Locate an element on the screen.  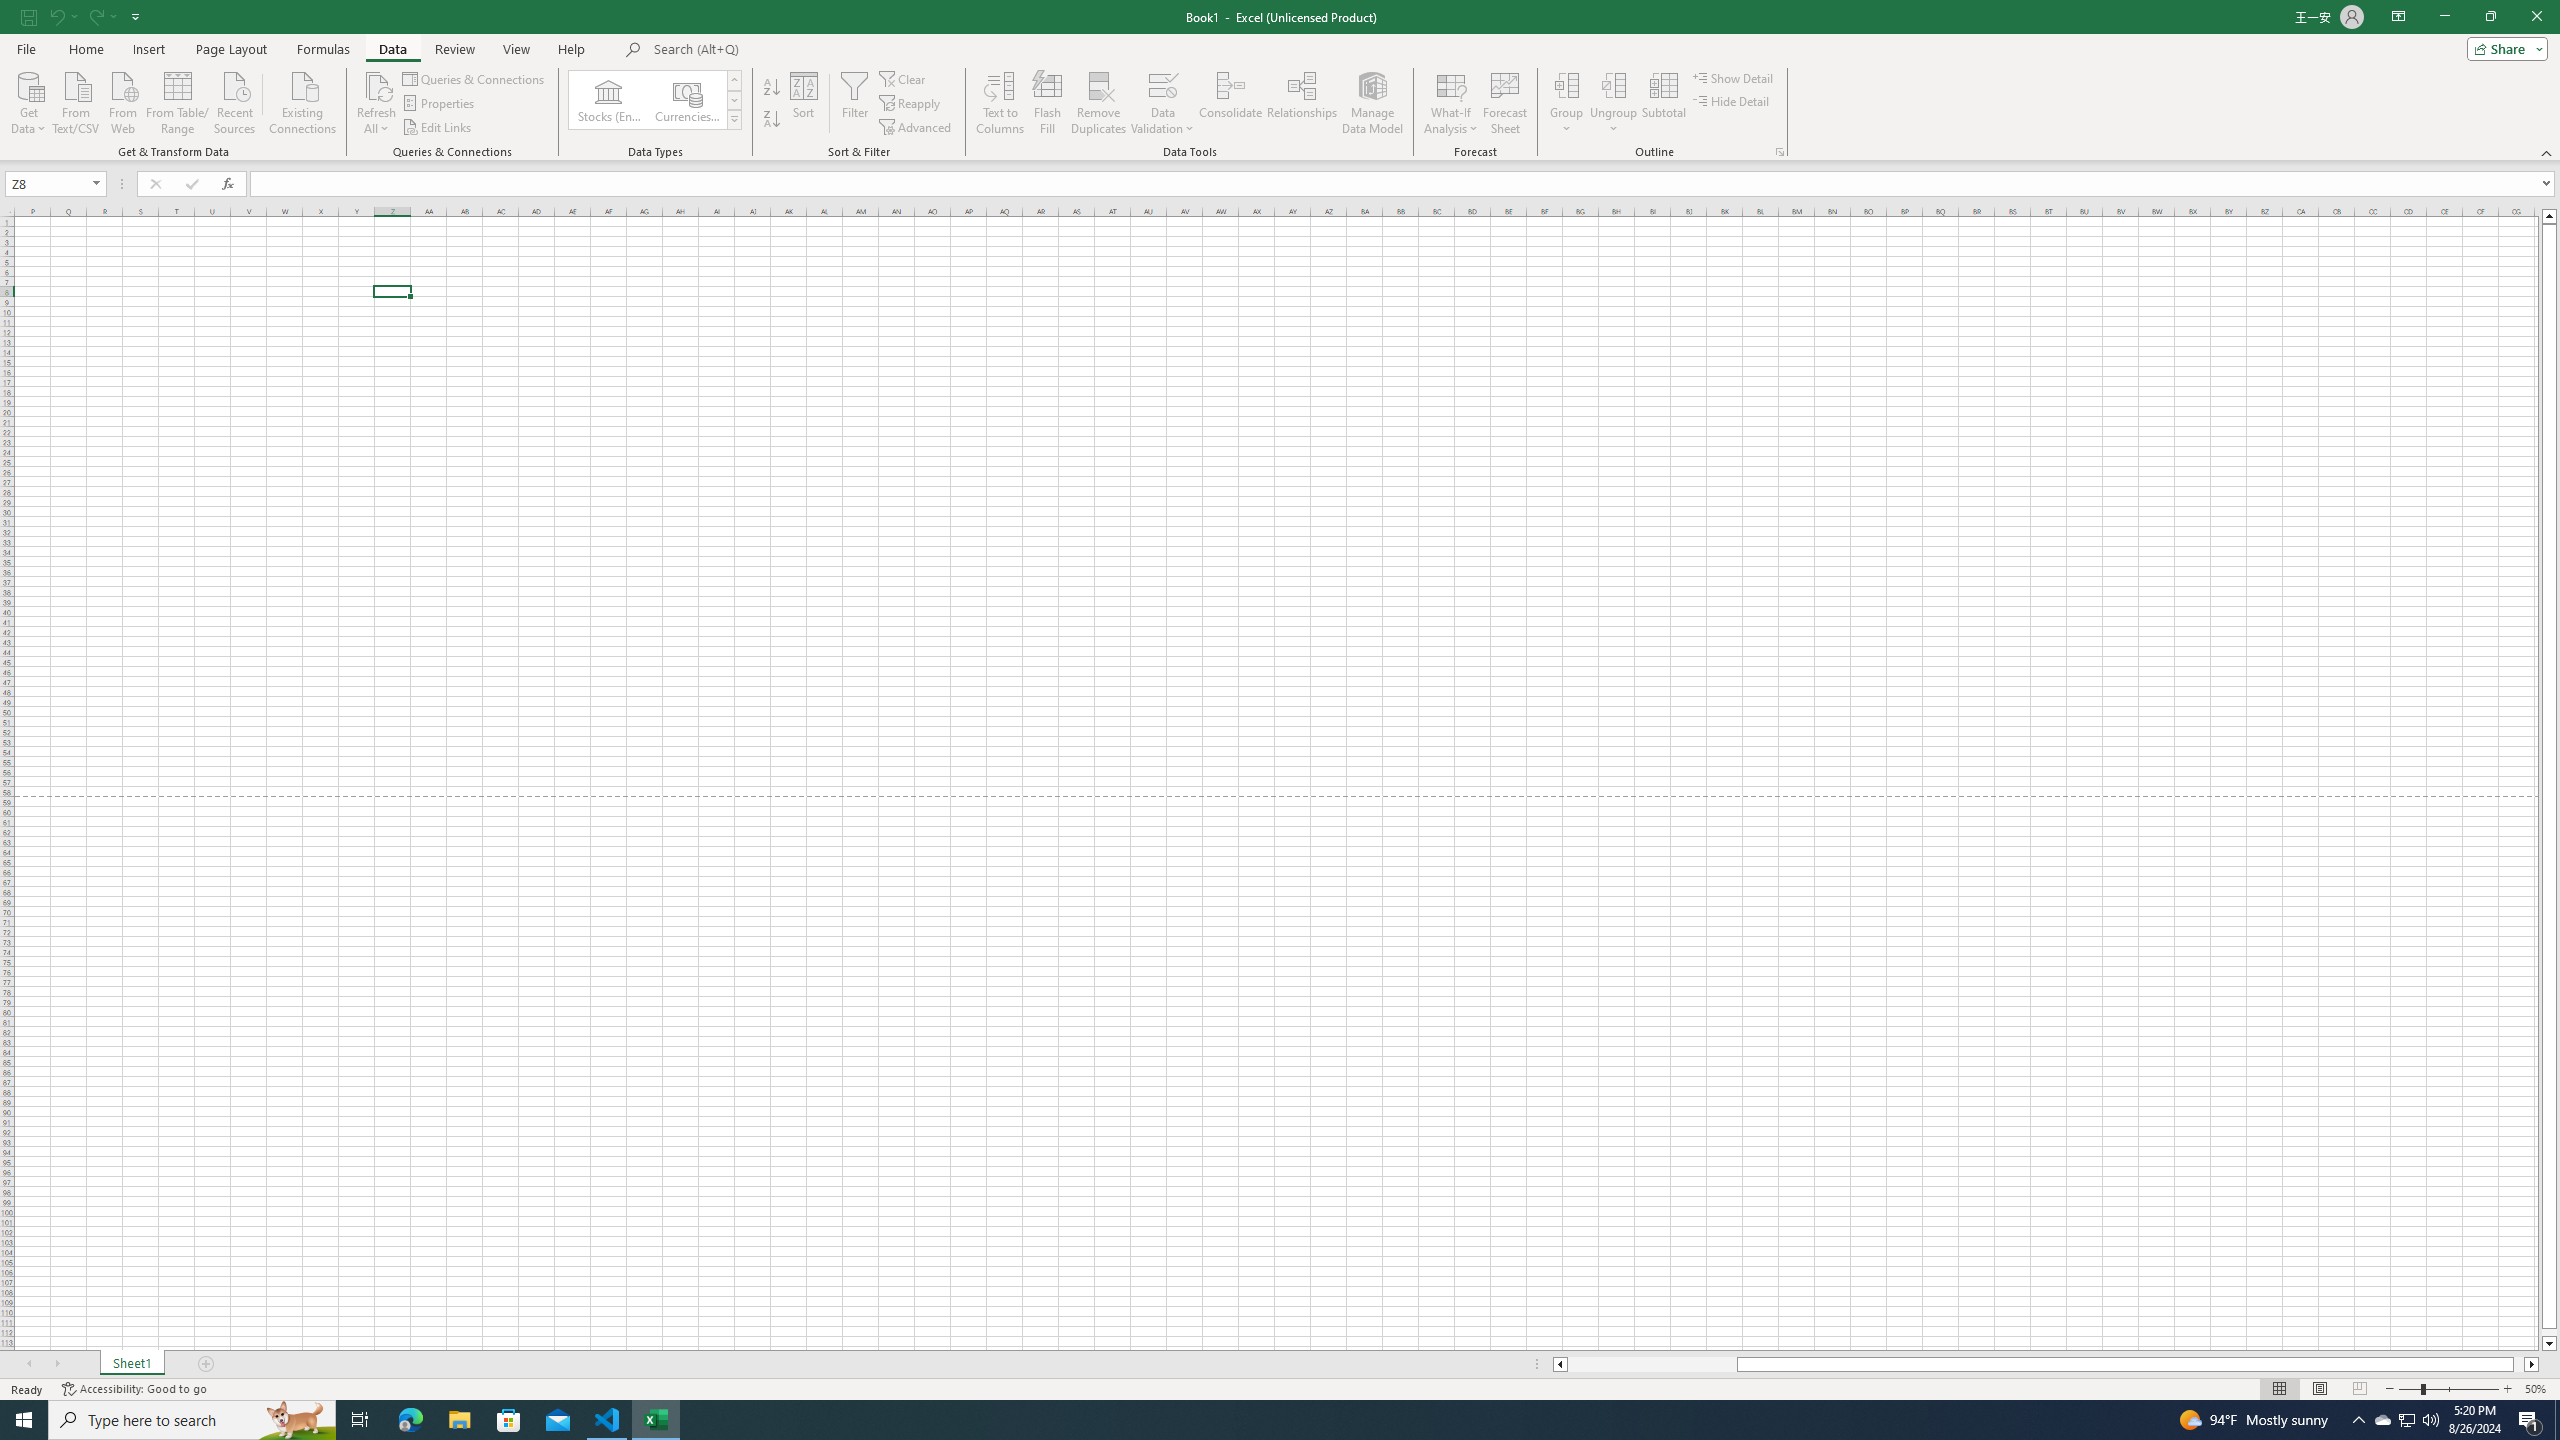
'Text to Columns...' is located at coordinates (998, 103).